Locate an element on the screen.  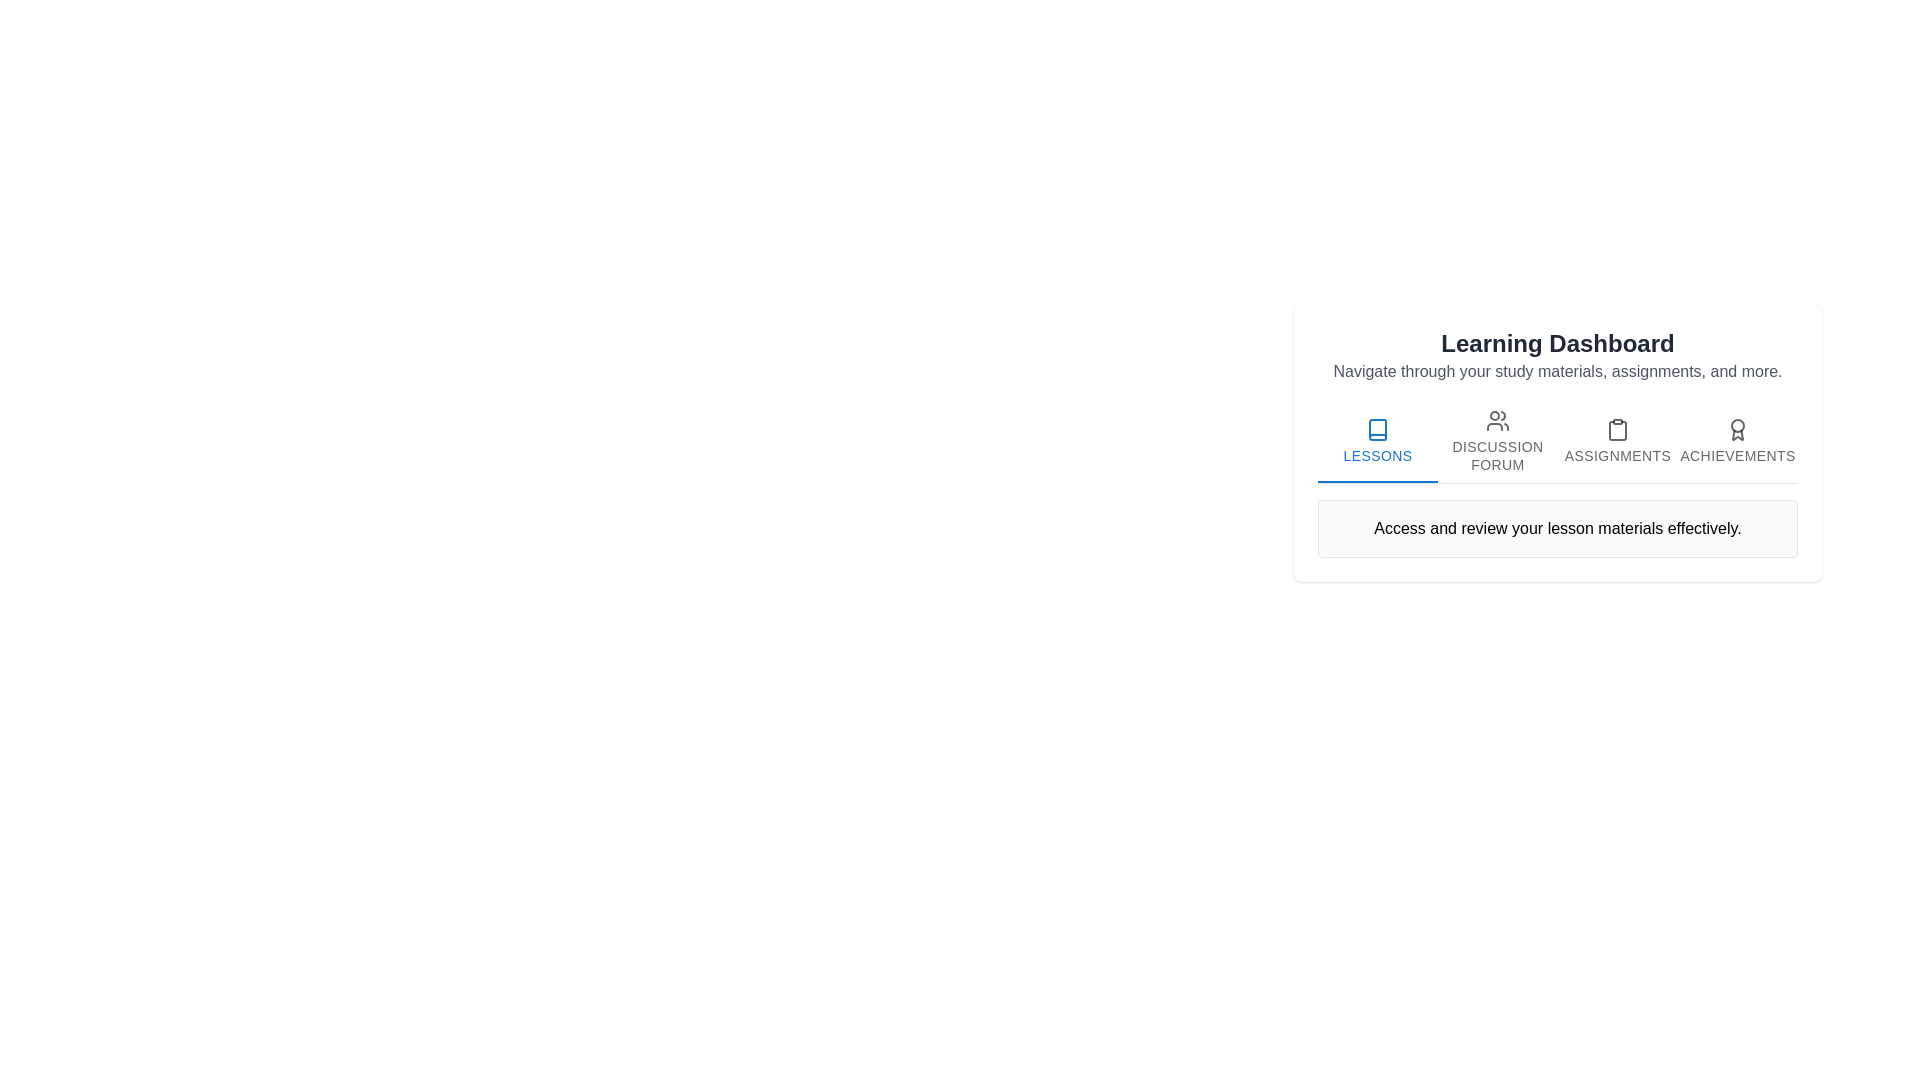
the second tab in the horizontal tab list is located at coordinates (1497, 439).